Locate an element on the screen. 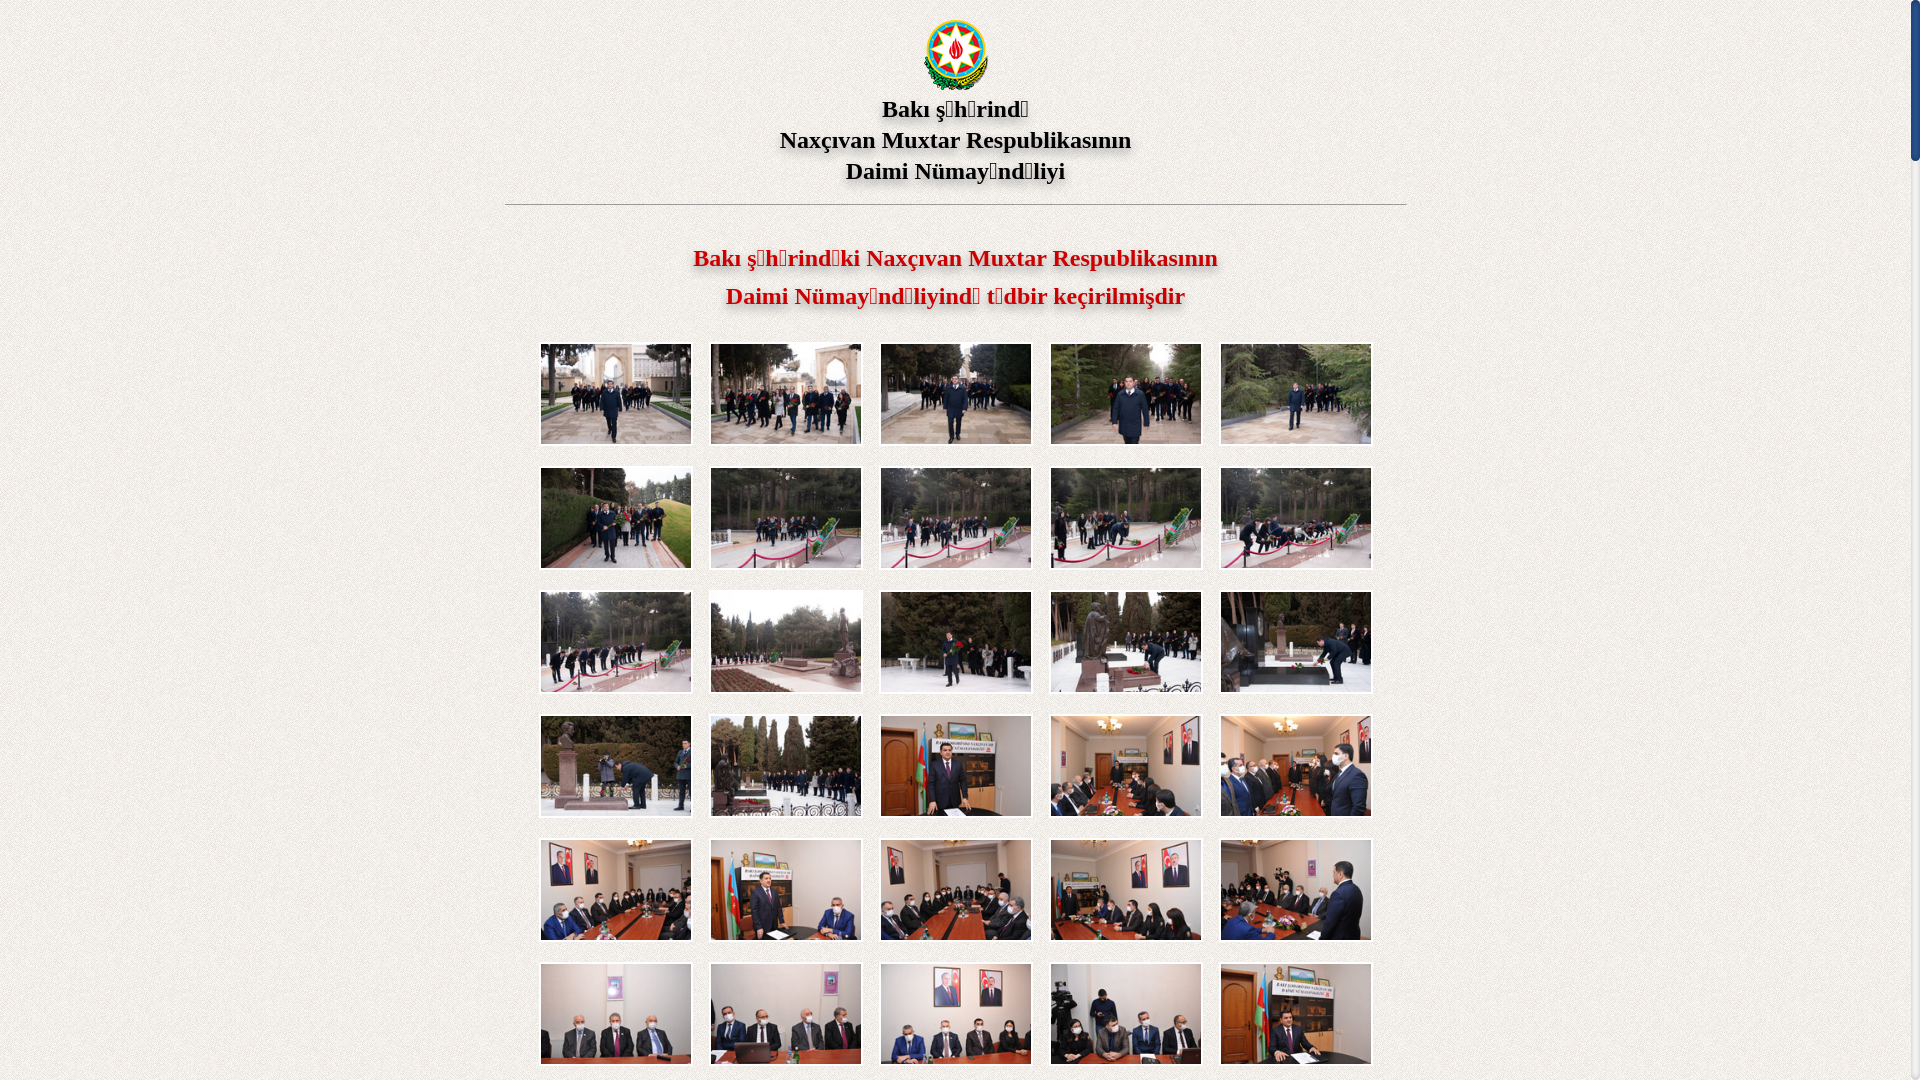 The image size is (1920, 1080). 'Click to enlarge' is located at coordinates (1217, 516).